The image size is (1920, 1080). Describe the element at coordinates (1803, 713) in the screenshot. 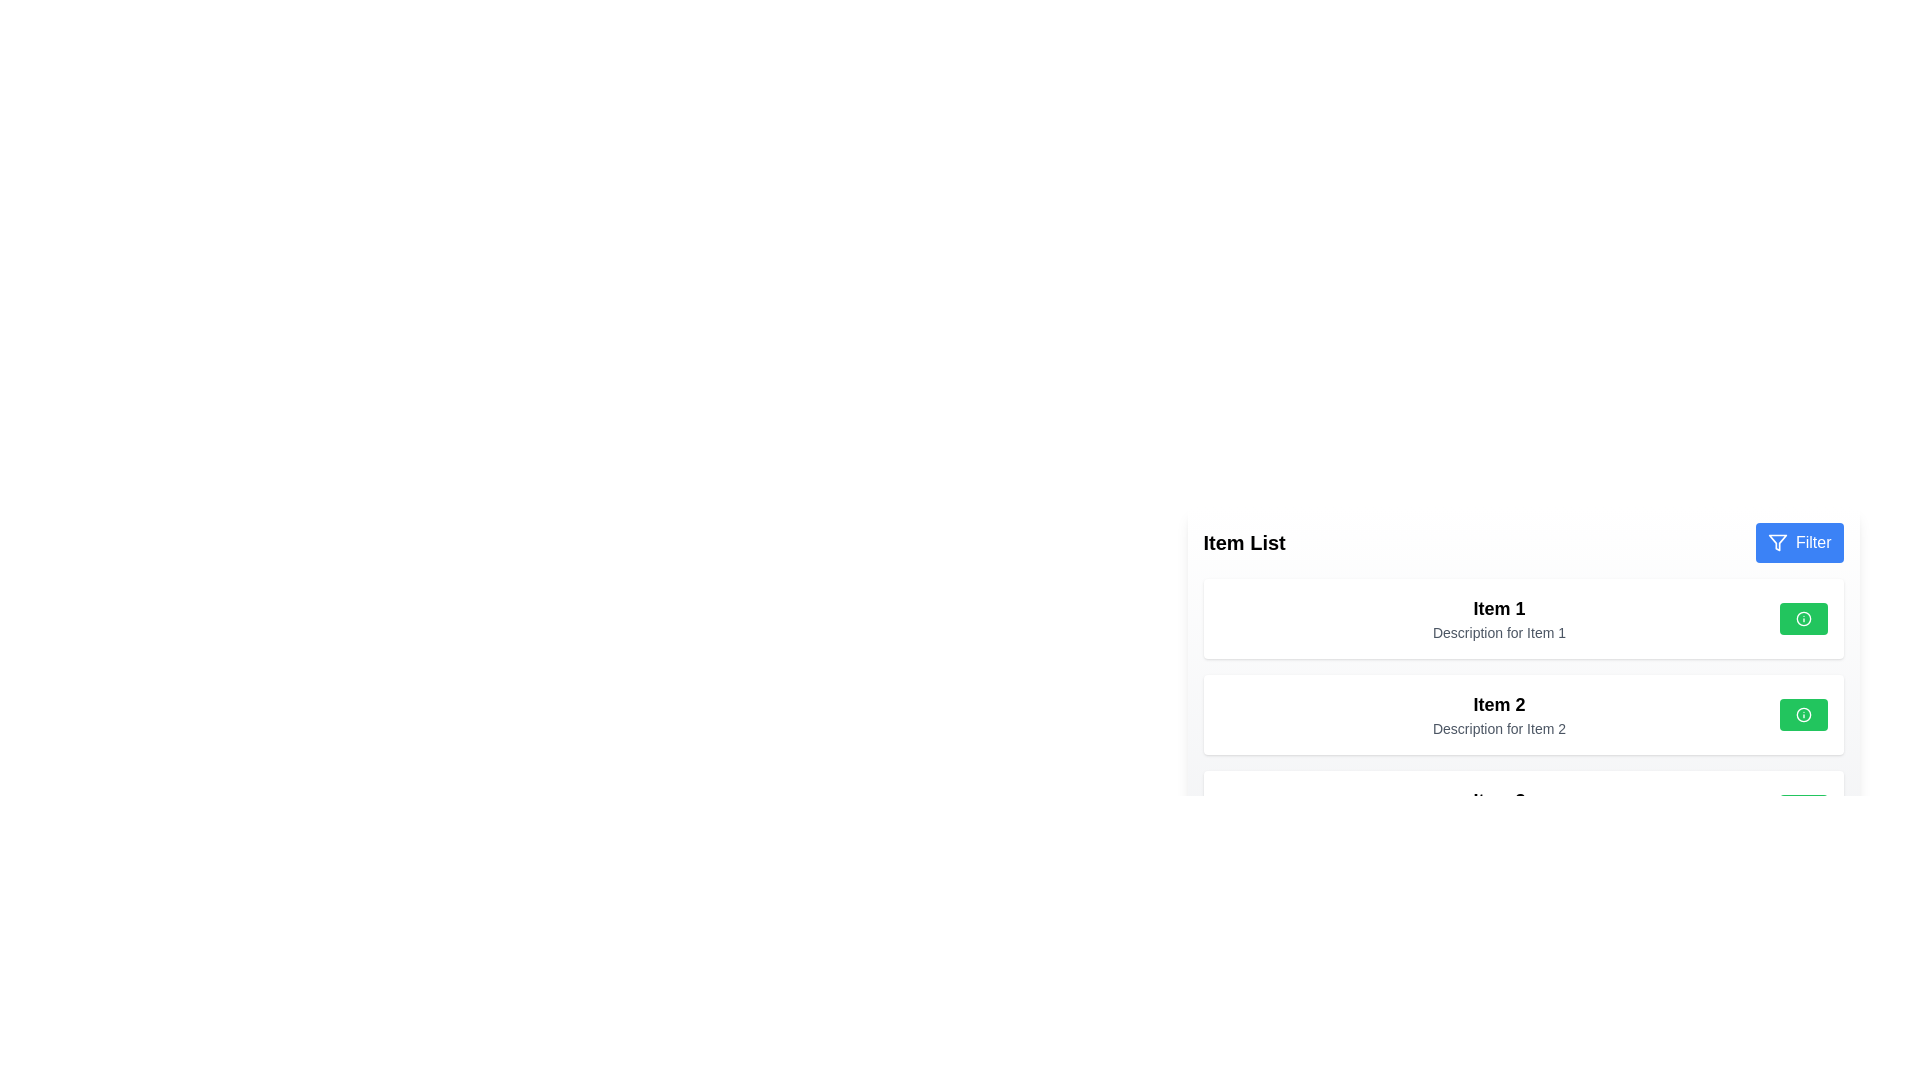

I see `the icon inside the green button located to the far right of the row labeled 'Item 2'` at that location.